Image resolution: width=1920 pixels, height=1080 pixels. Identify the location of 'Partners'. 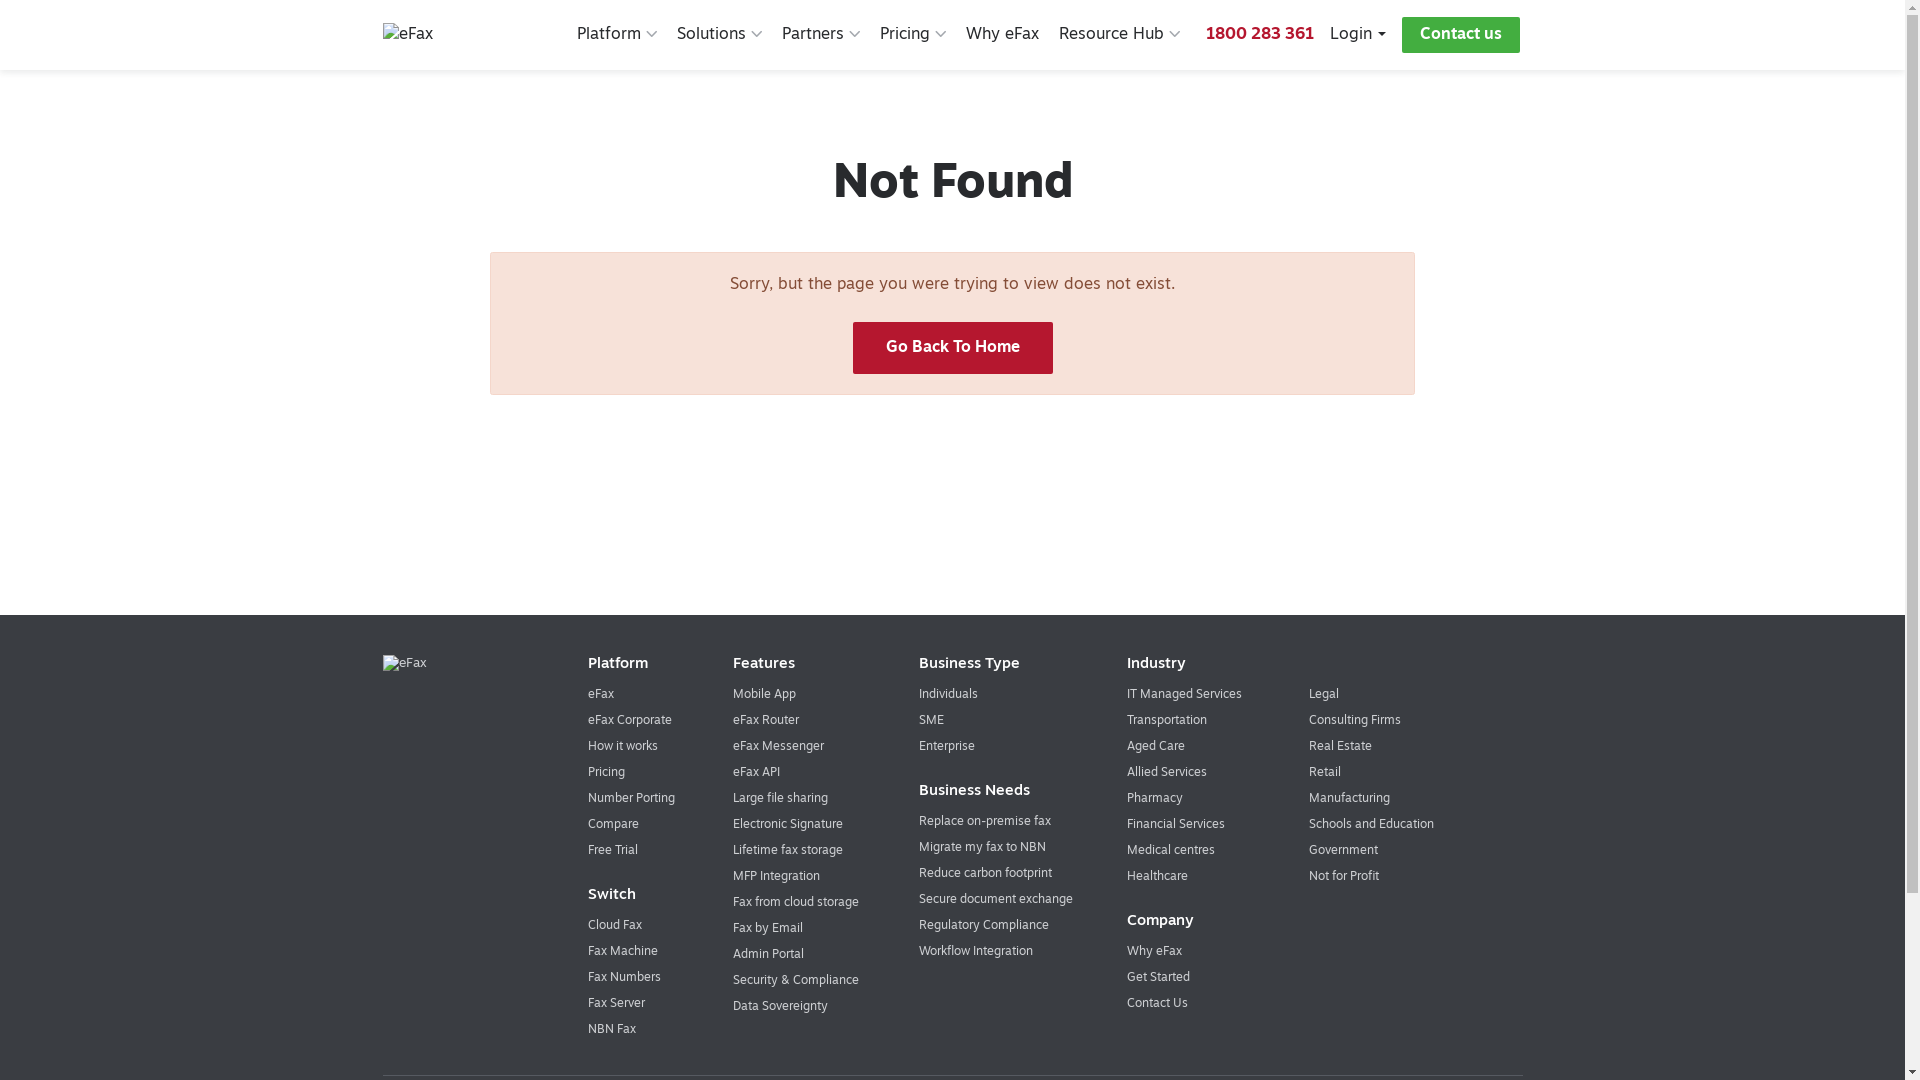
(820, 34).